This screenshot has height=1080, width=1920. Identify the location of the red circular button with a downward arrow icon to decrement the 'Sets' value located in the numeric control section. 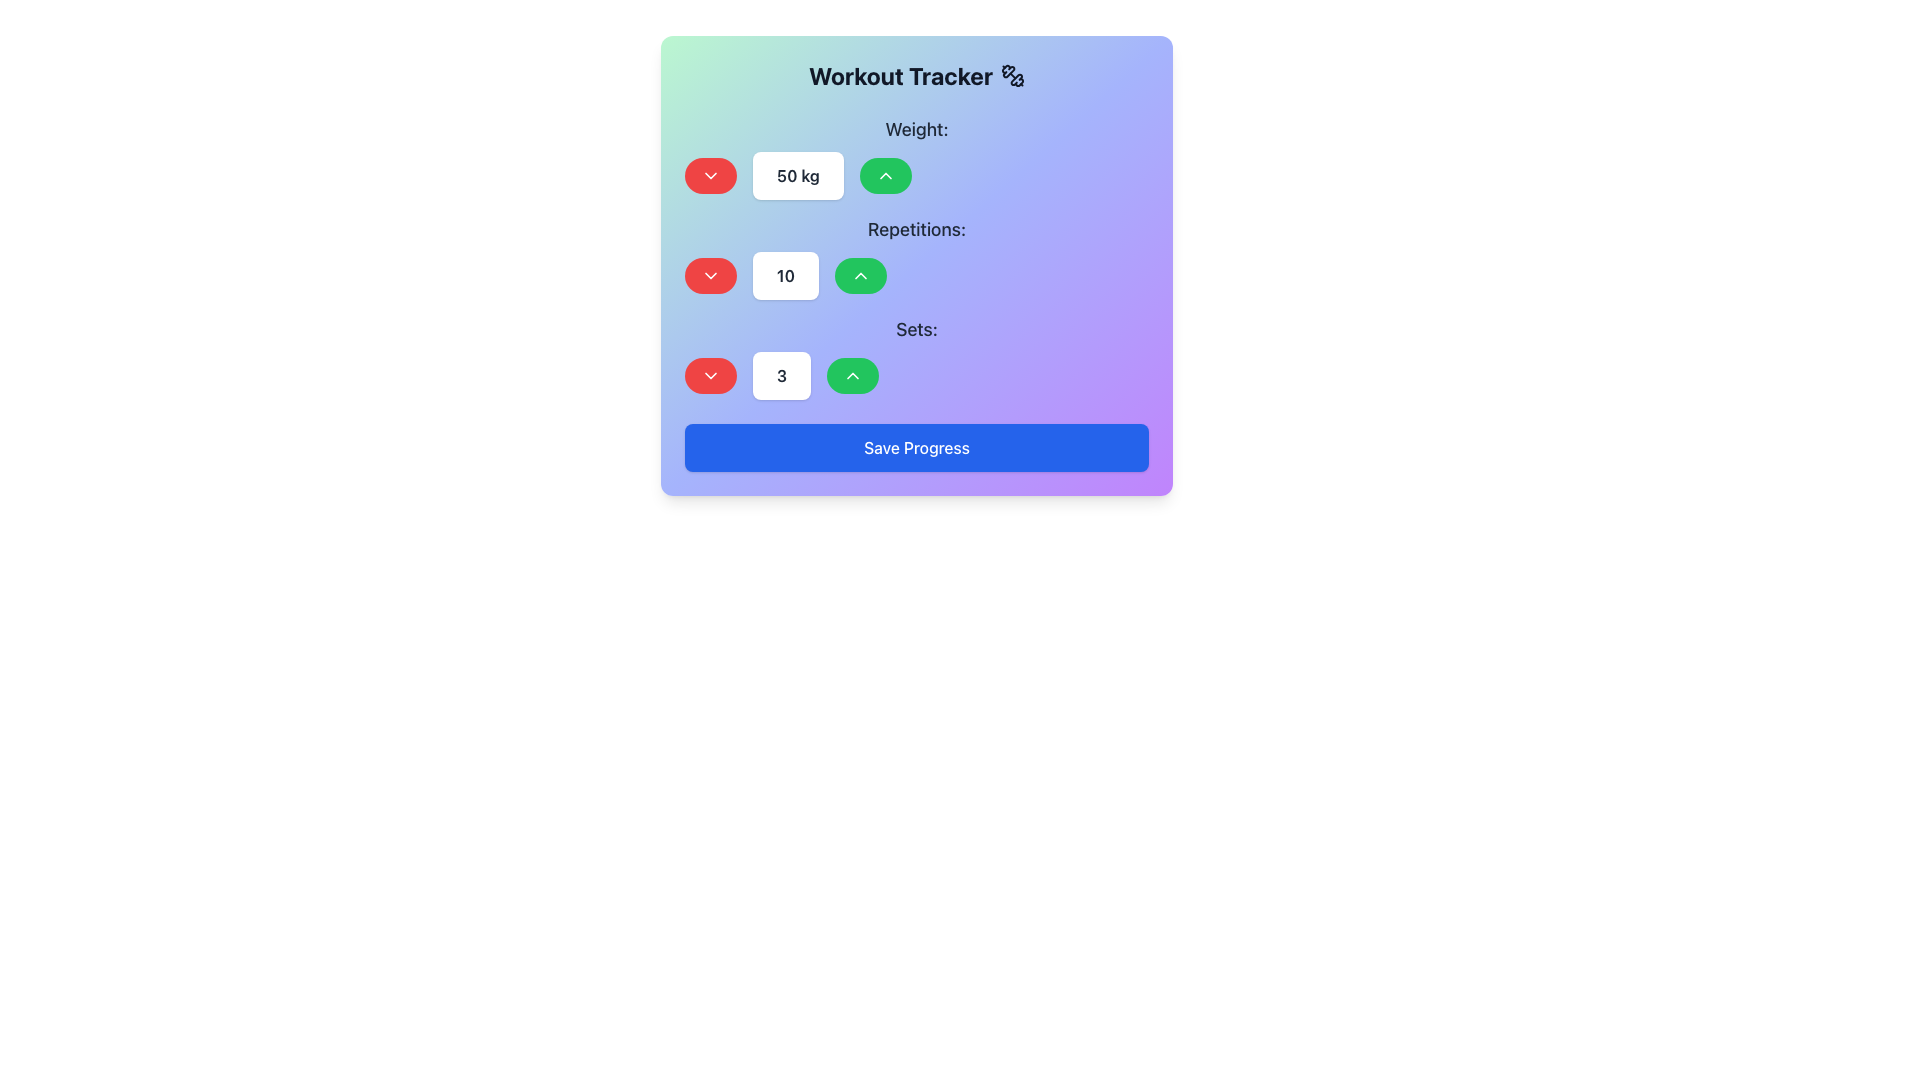
(710, 375).